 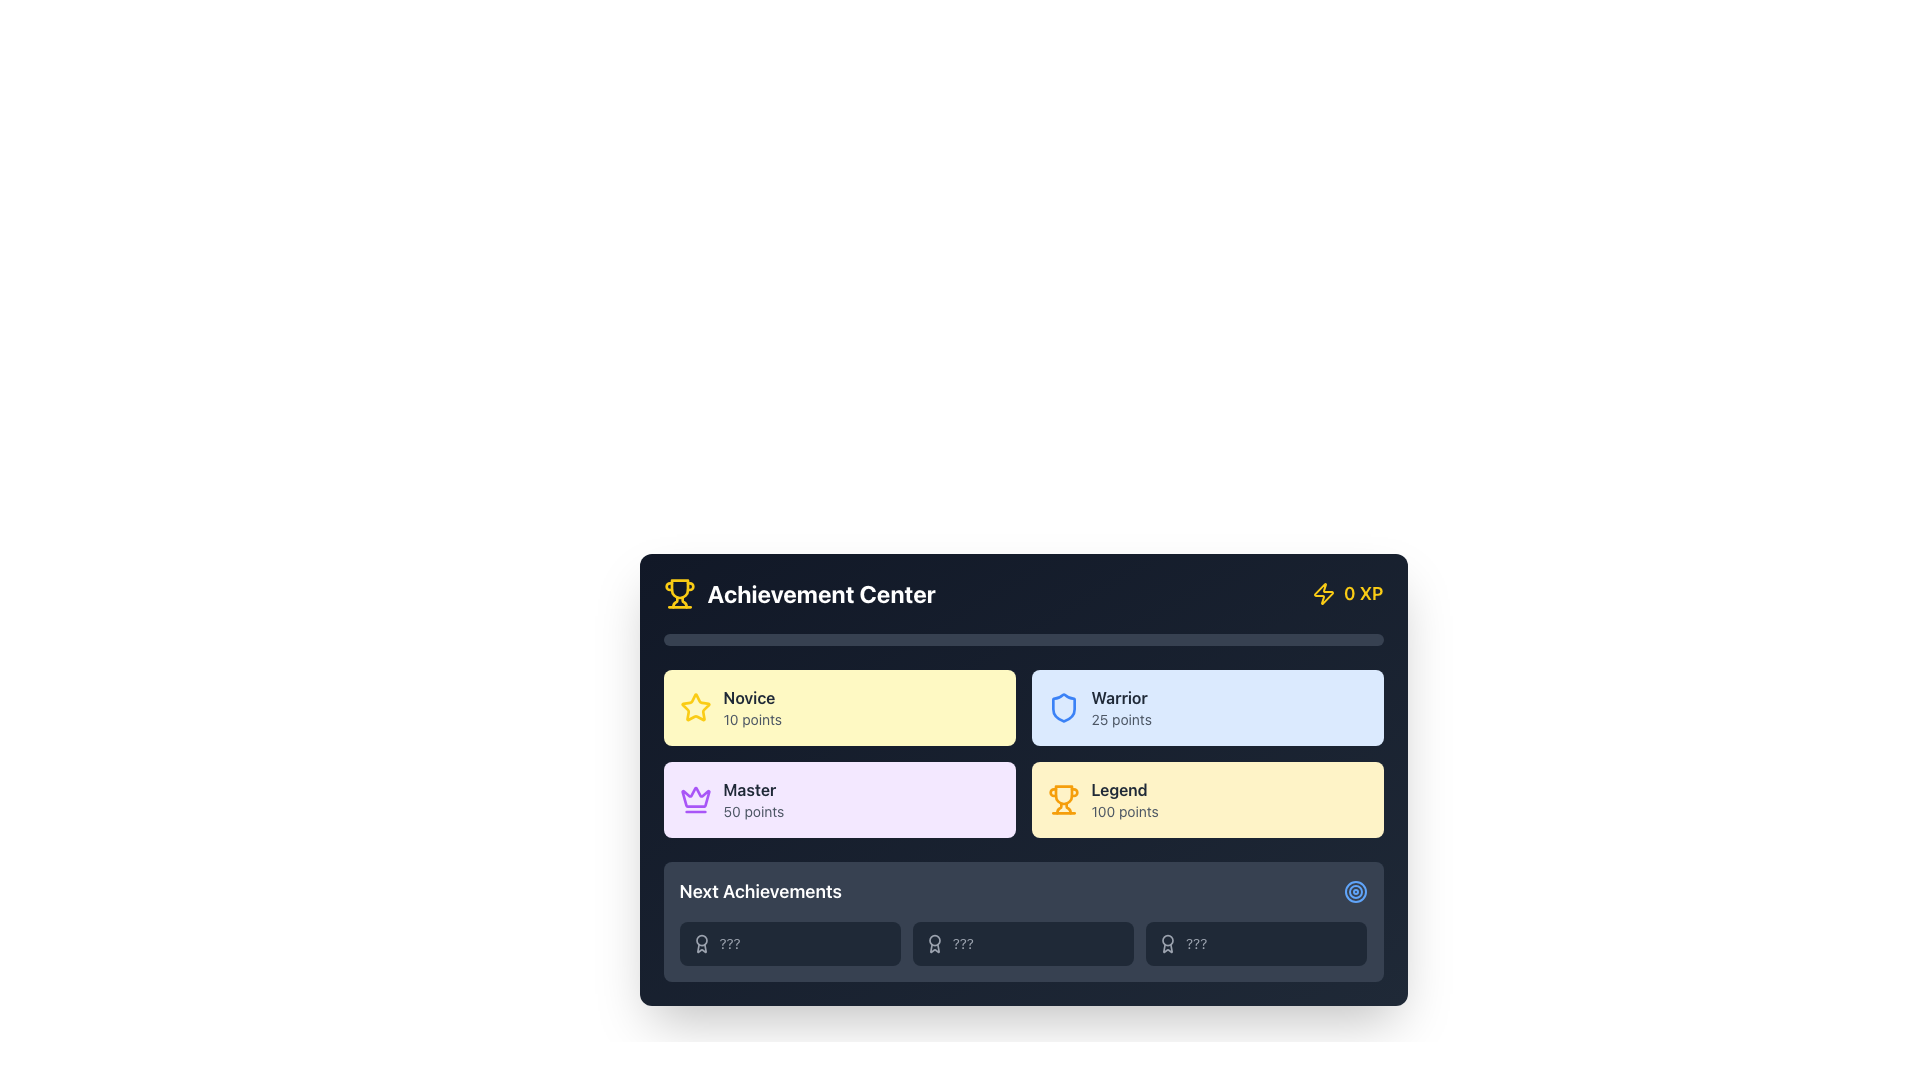 What do you see at coordinates (1062, 707) in the screenshot?
I see `the shield icon located in the top-right part of the card labeled 'Warrior 25 points'` at bounding box center [1062, 707].